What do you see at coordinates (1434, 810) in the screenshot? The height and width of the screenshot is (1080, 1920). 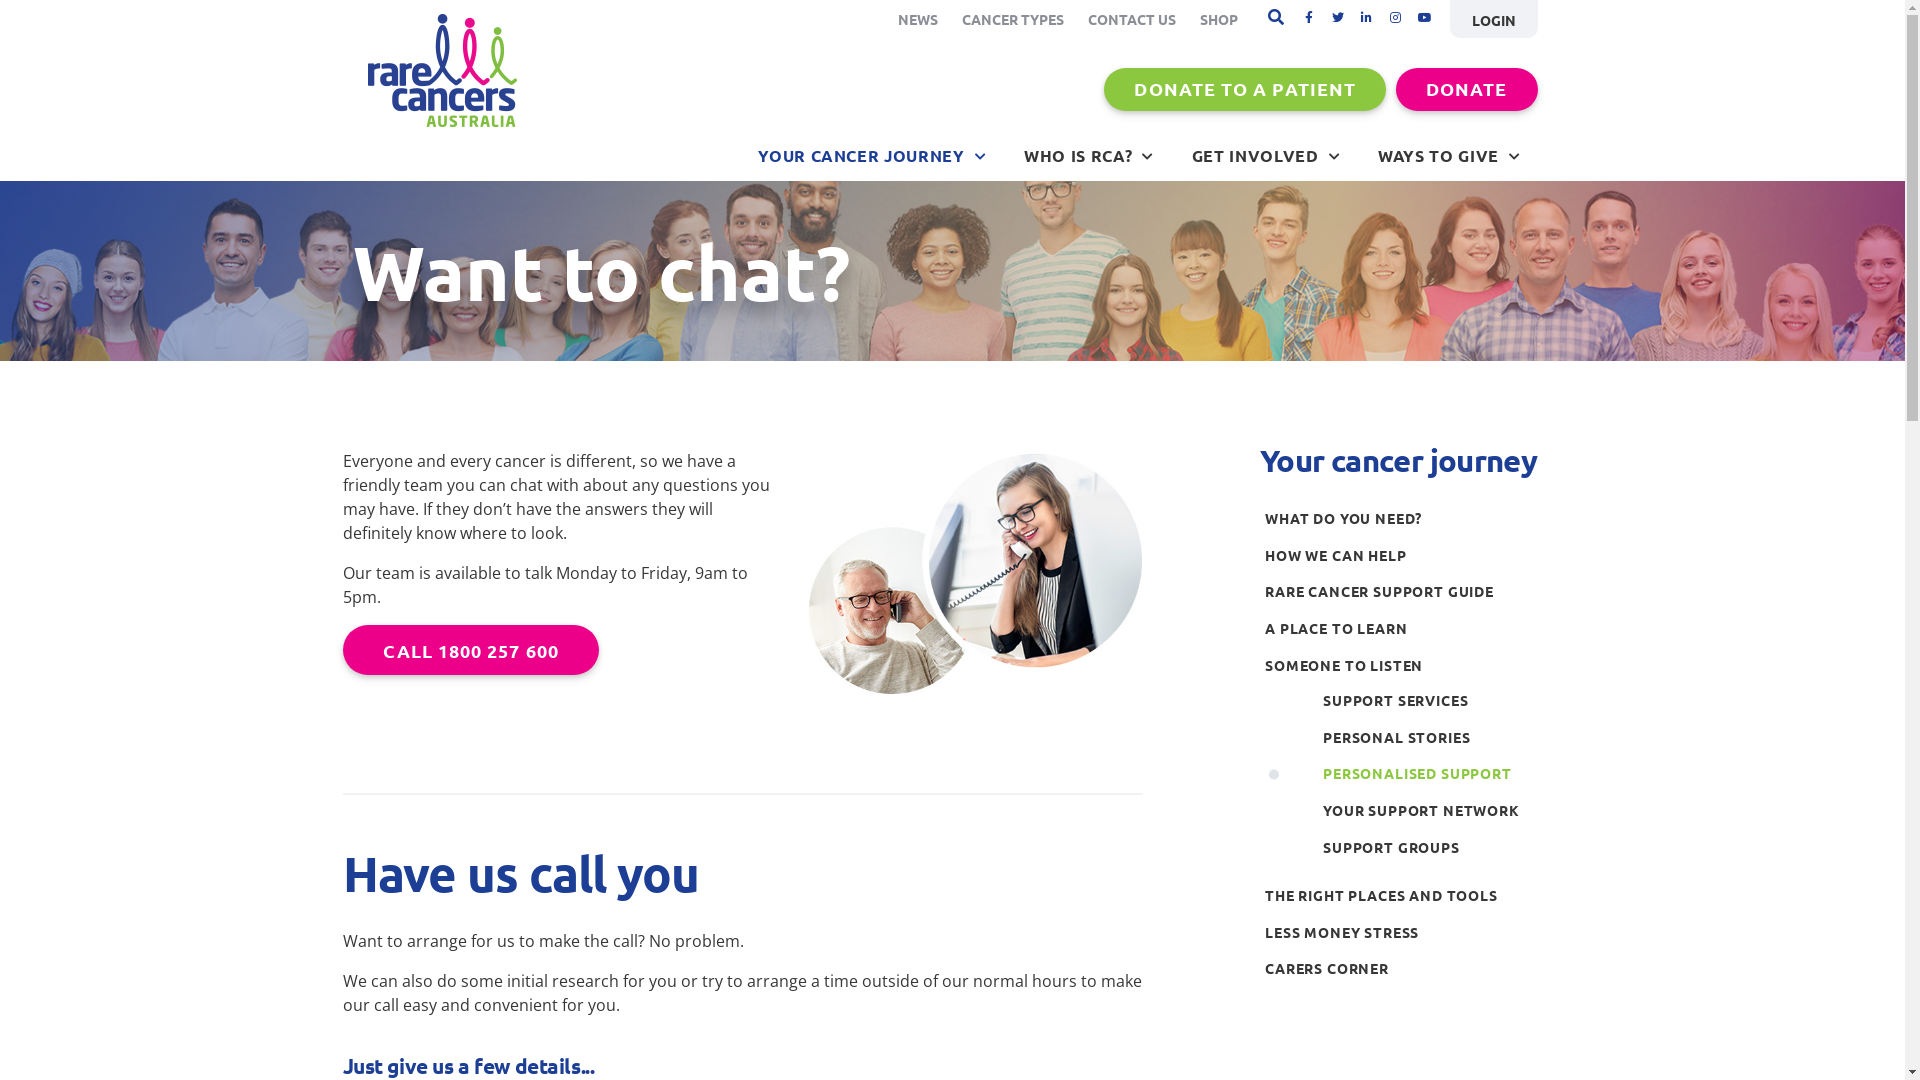 I see `'YOUR SUPPORT NETWORK'` at bounding box center [1434, 810].